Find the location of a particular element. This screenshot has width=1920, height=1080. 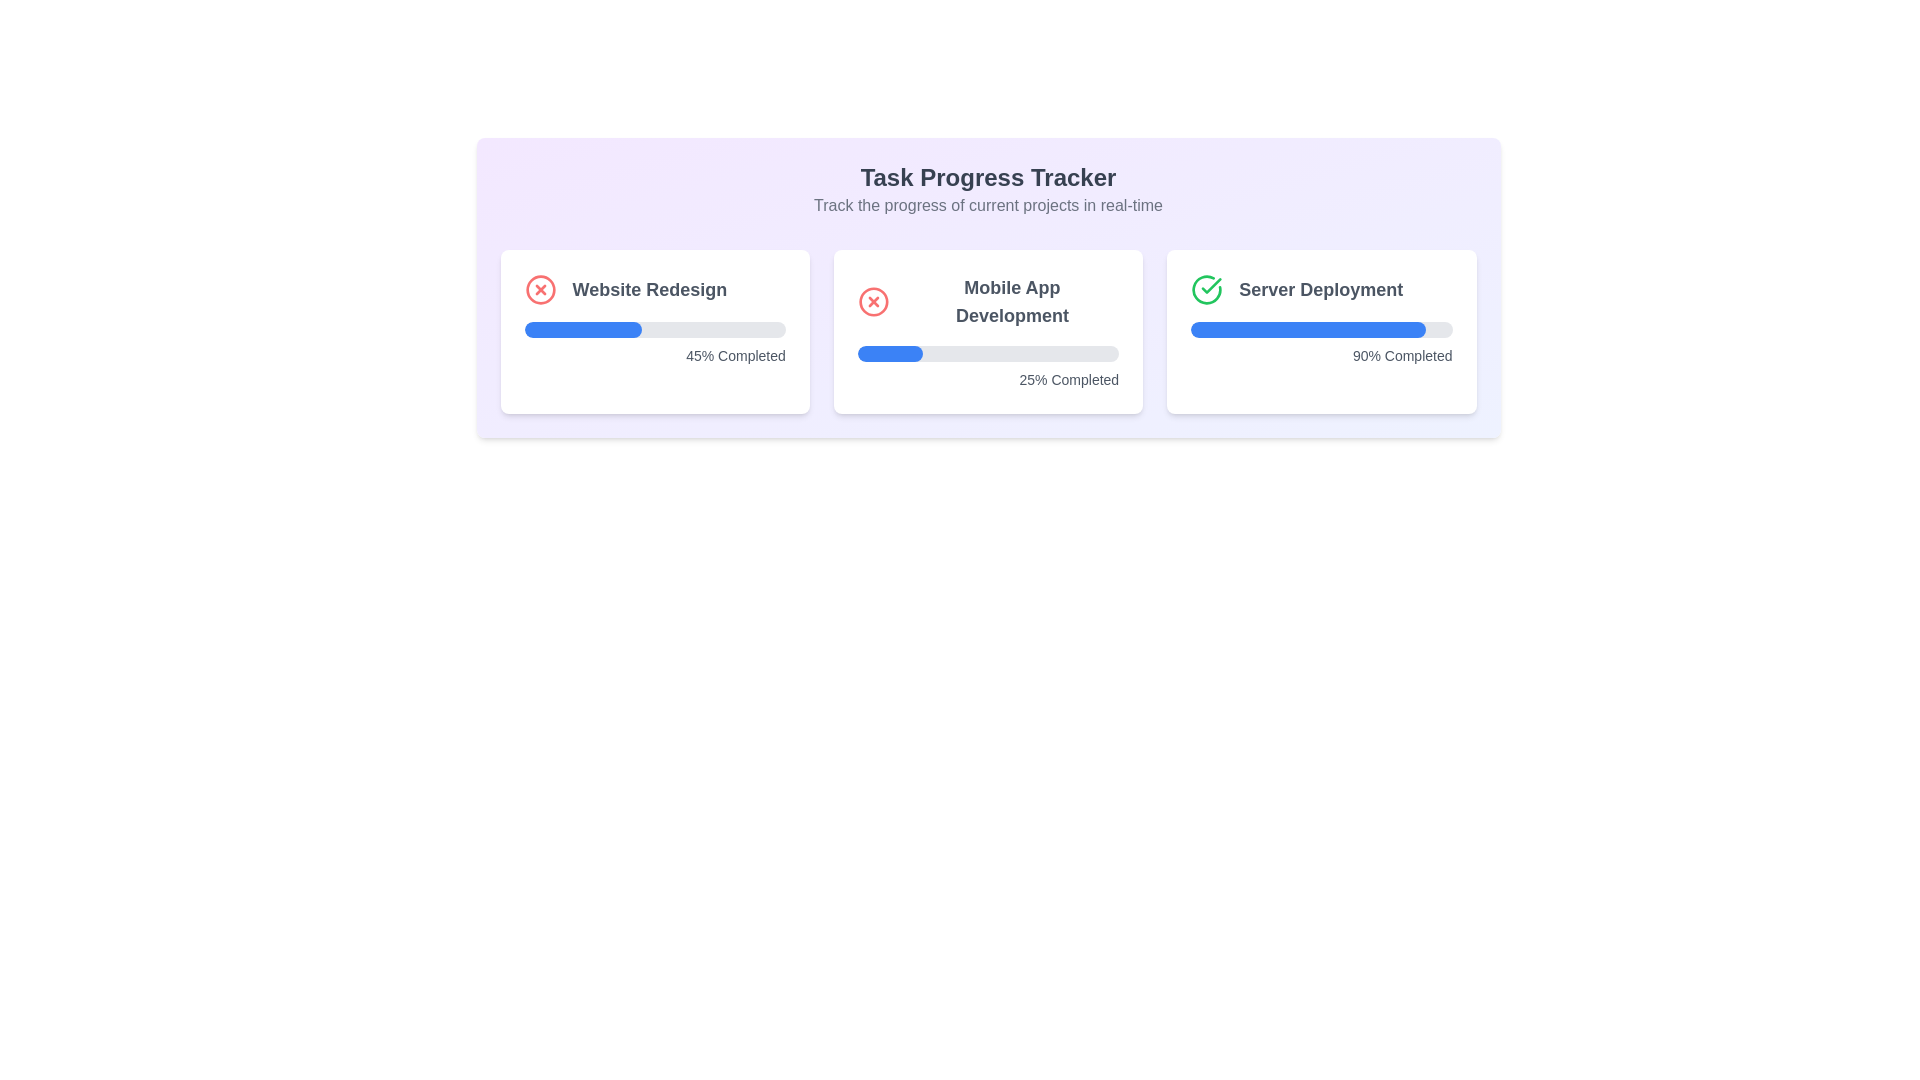

the progress bar indicating the progress of the 'Server Deployment' task, located below the title 'Server Deployment' and above the '90% Completed' label is located at coordinates (1321, 329).